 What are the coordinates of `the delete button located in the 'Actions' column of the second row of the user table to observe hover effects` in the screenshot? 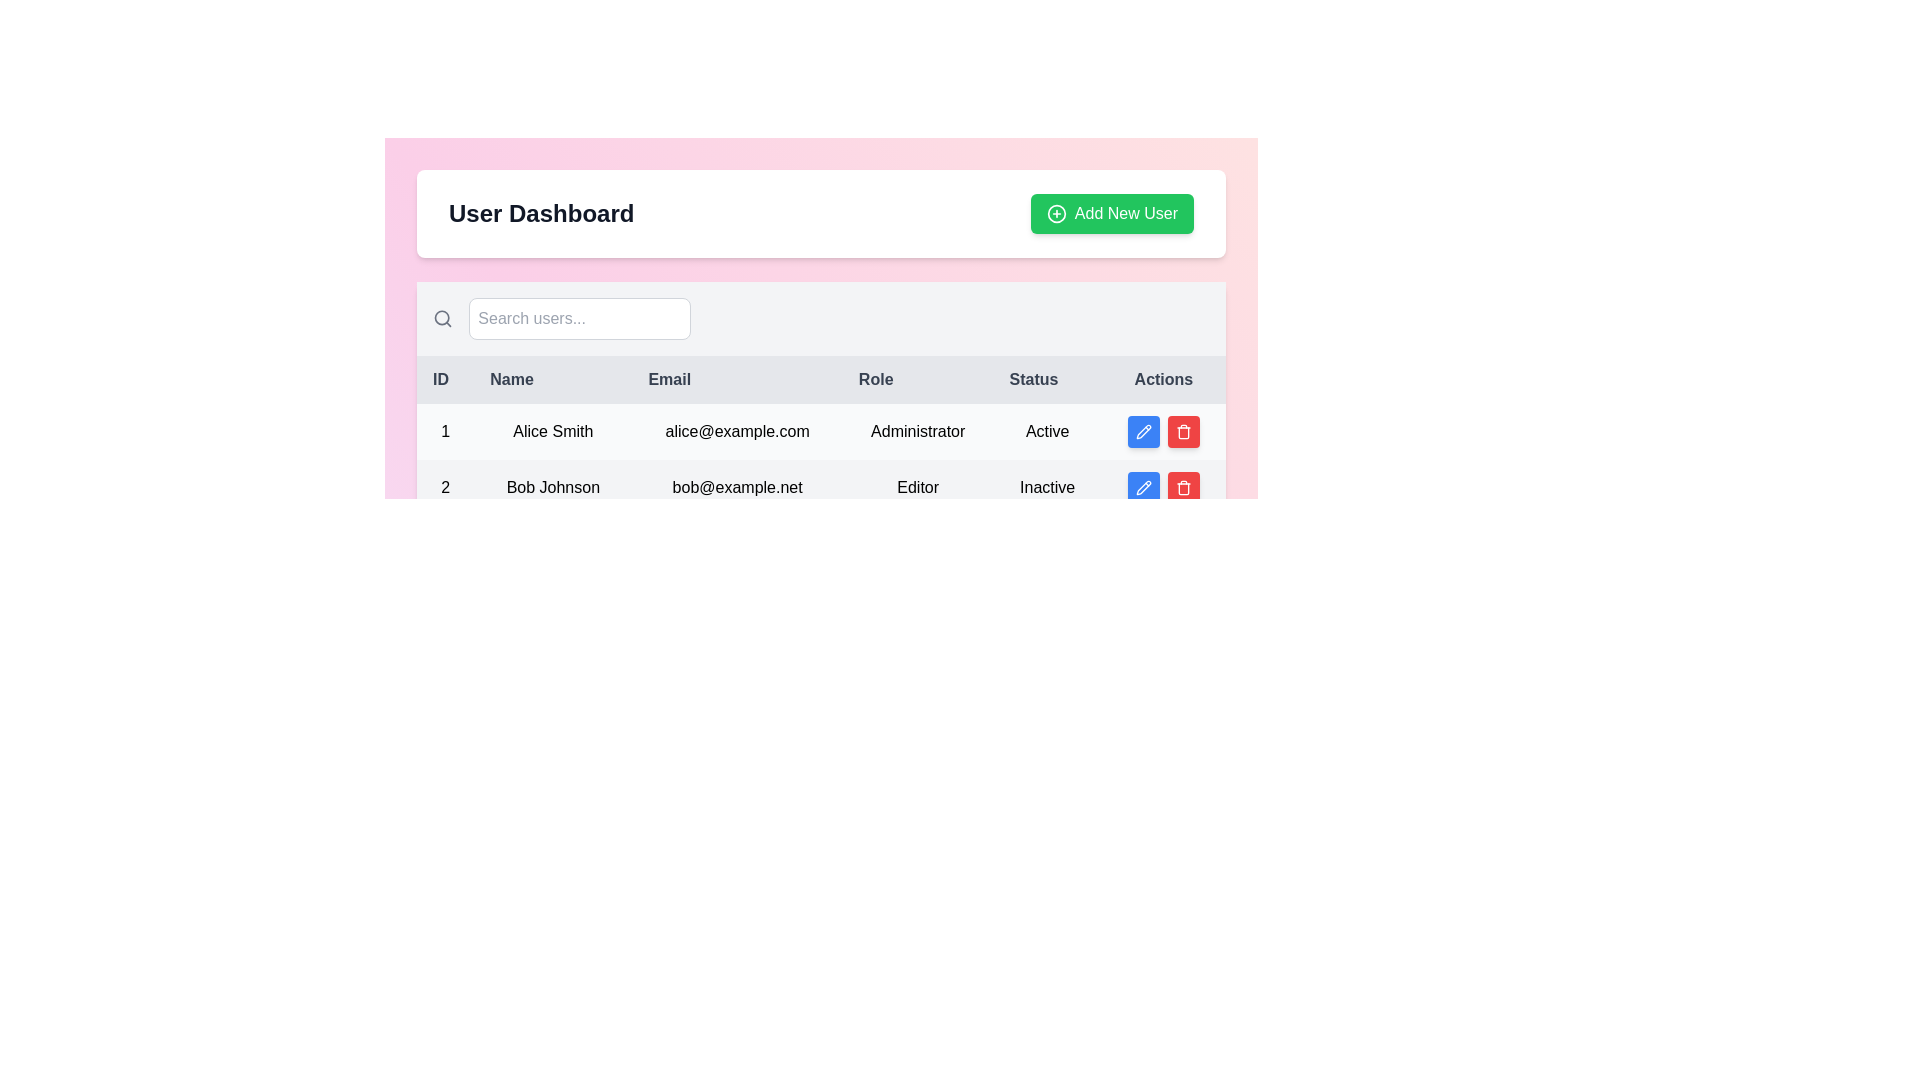 It's located at (1183, 488).